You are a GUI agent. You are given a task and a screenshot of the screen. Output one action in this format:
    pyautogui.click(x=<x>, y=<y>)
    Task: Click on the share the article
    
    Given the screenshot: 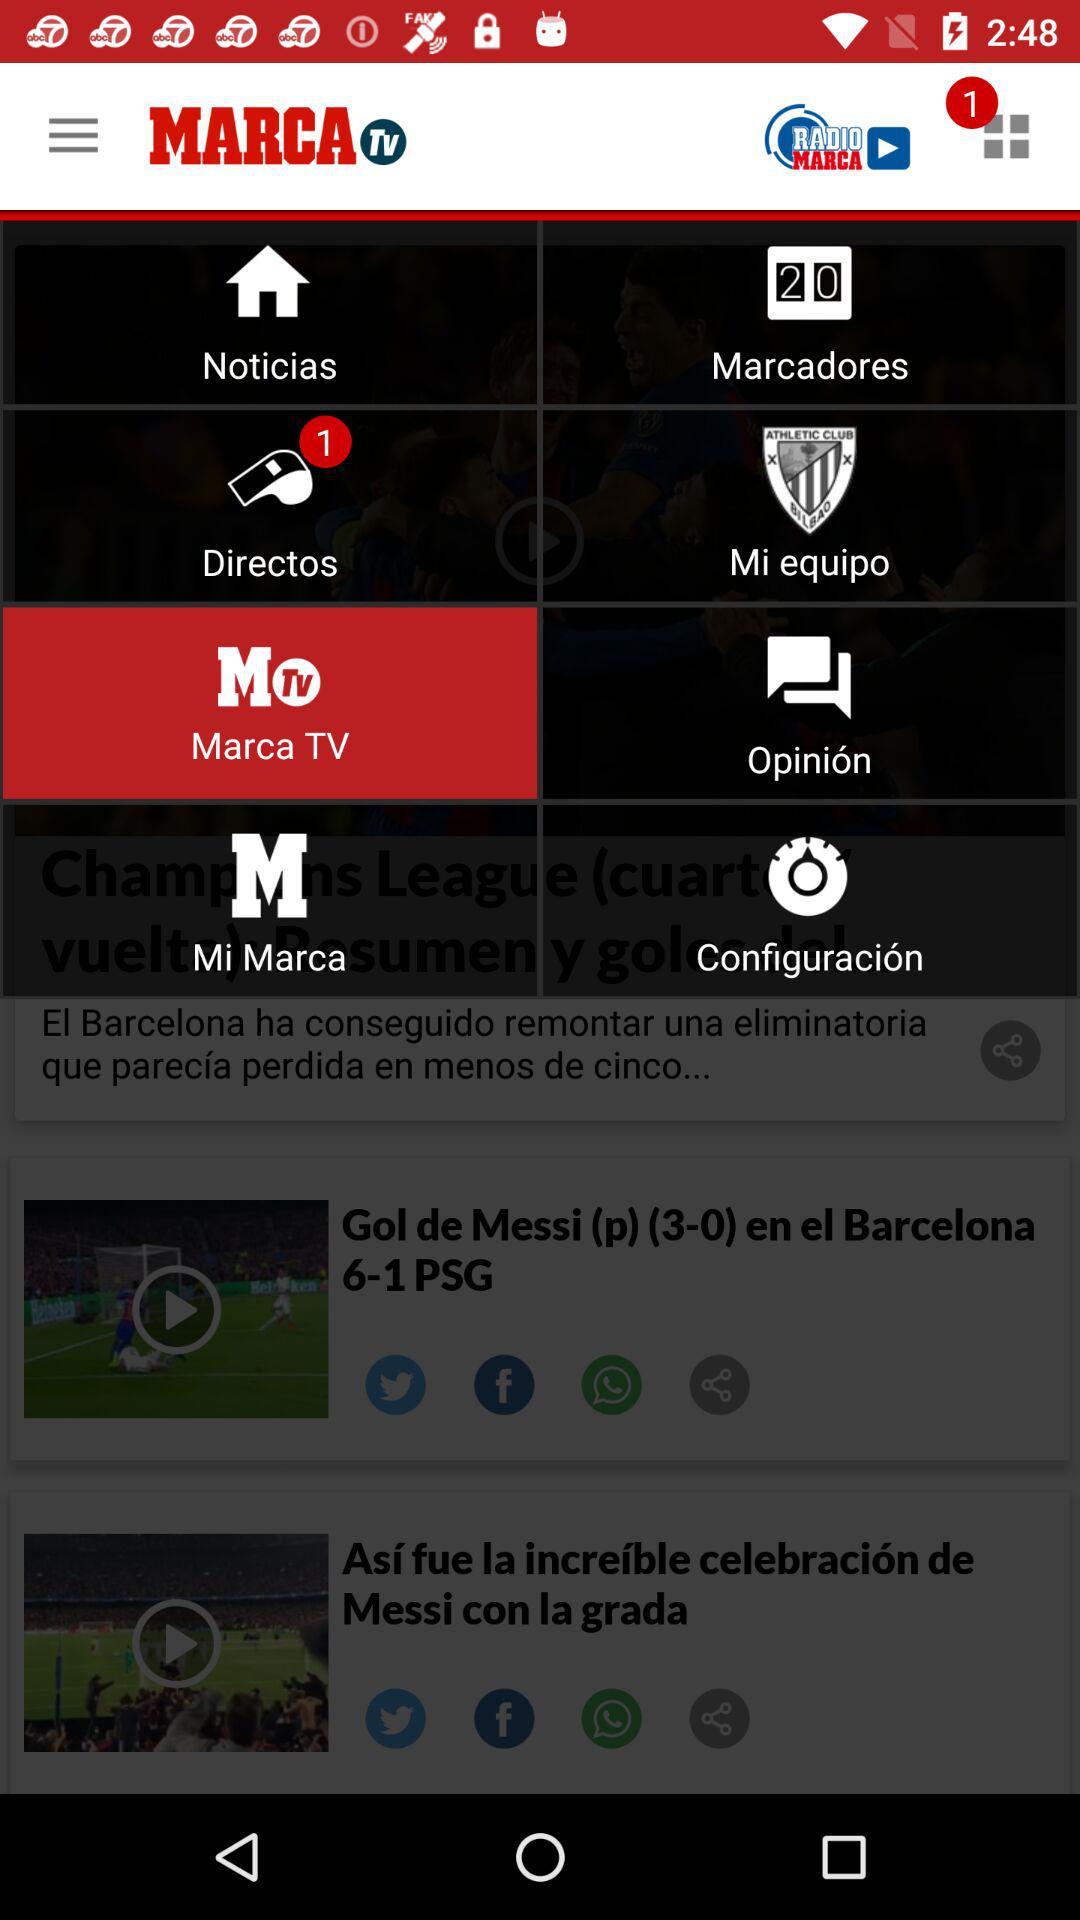 What is the action you would take?
    pyautogui.click(x=720, y=1717)
    